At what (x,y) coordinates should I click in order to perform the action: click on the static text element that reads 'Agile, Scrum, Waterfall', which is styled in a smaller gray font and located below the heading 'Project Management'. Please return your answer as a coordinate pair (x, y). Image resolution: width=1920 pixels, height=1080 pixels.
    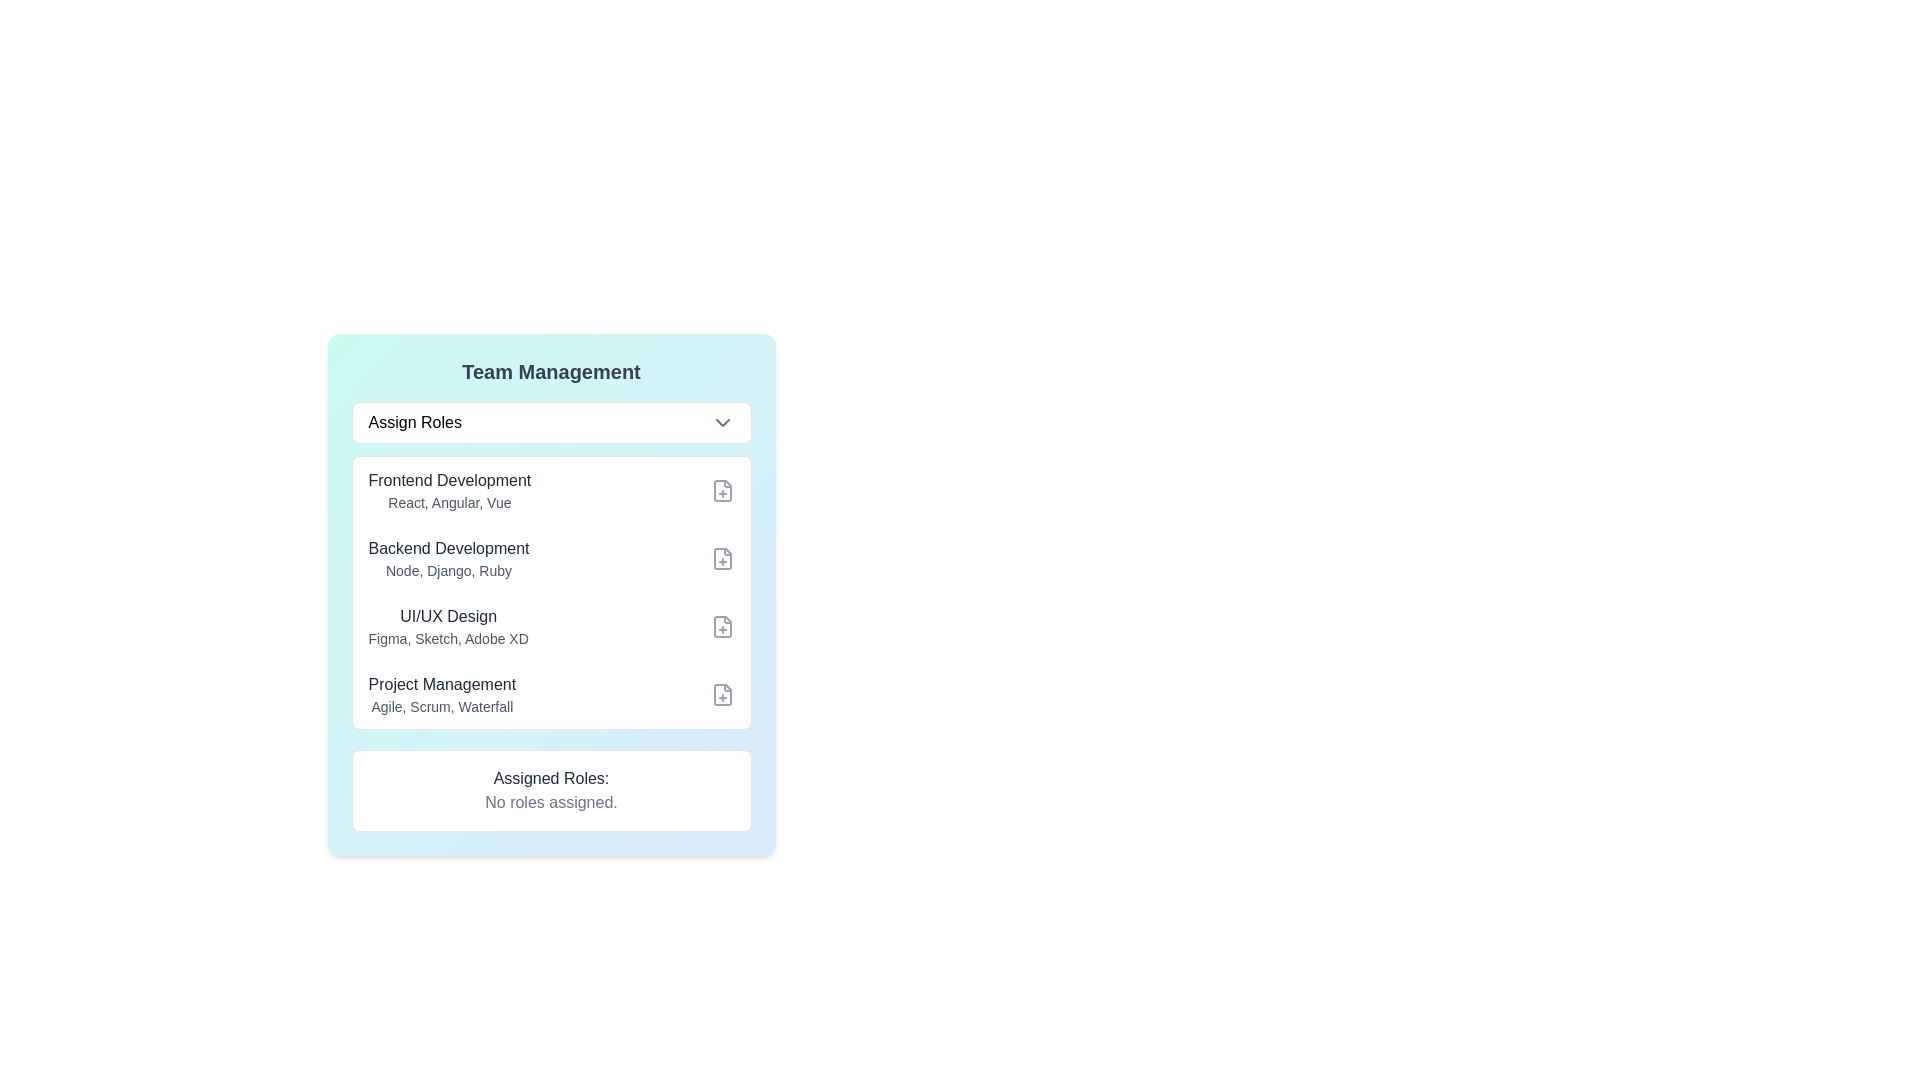
    Looking at the image, I should click on (441, 705).